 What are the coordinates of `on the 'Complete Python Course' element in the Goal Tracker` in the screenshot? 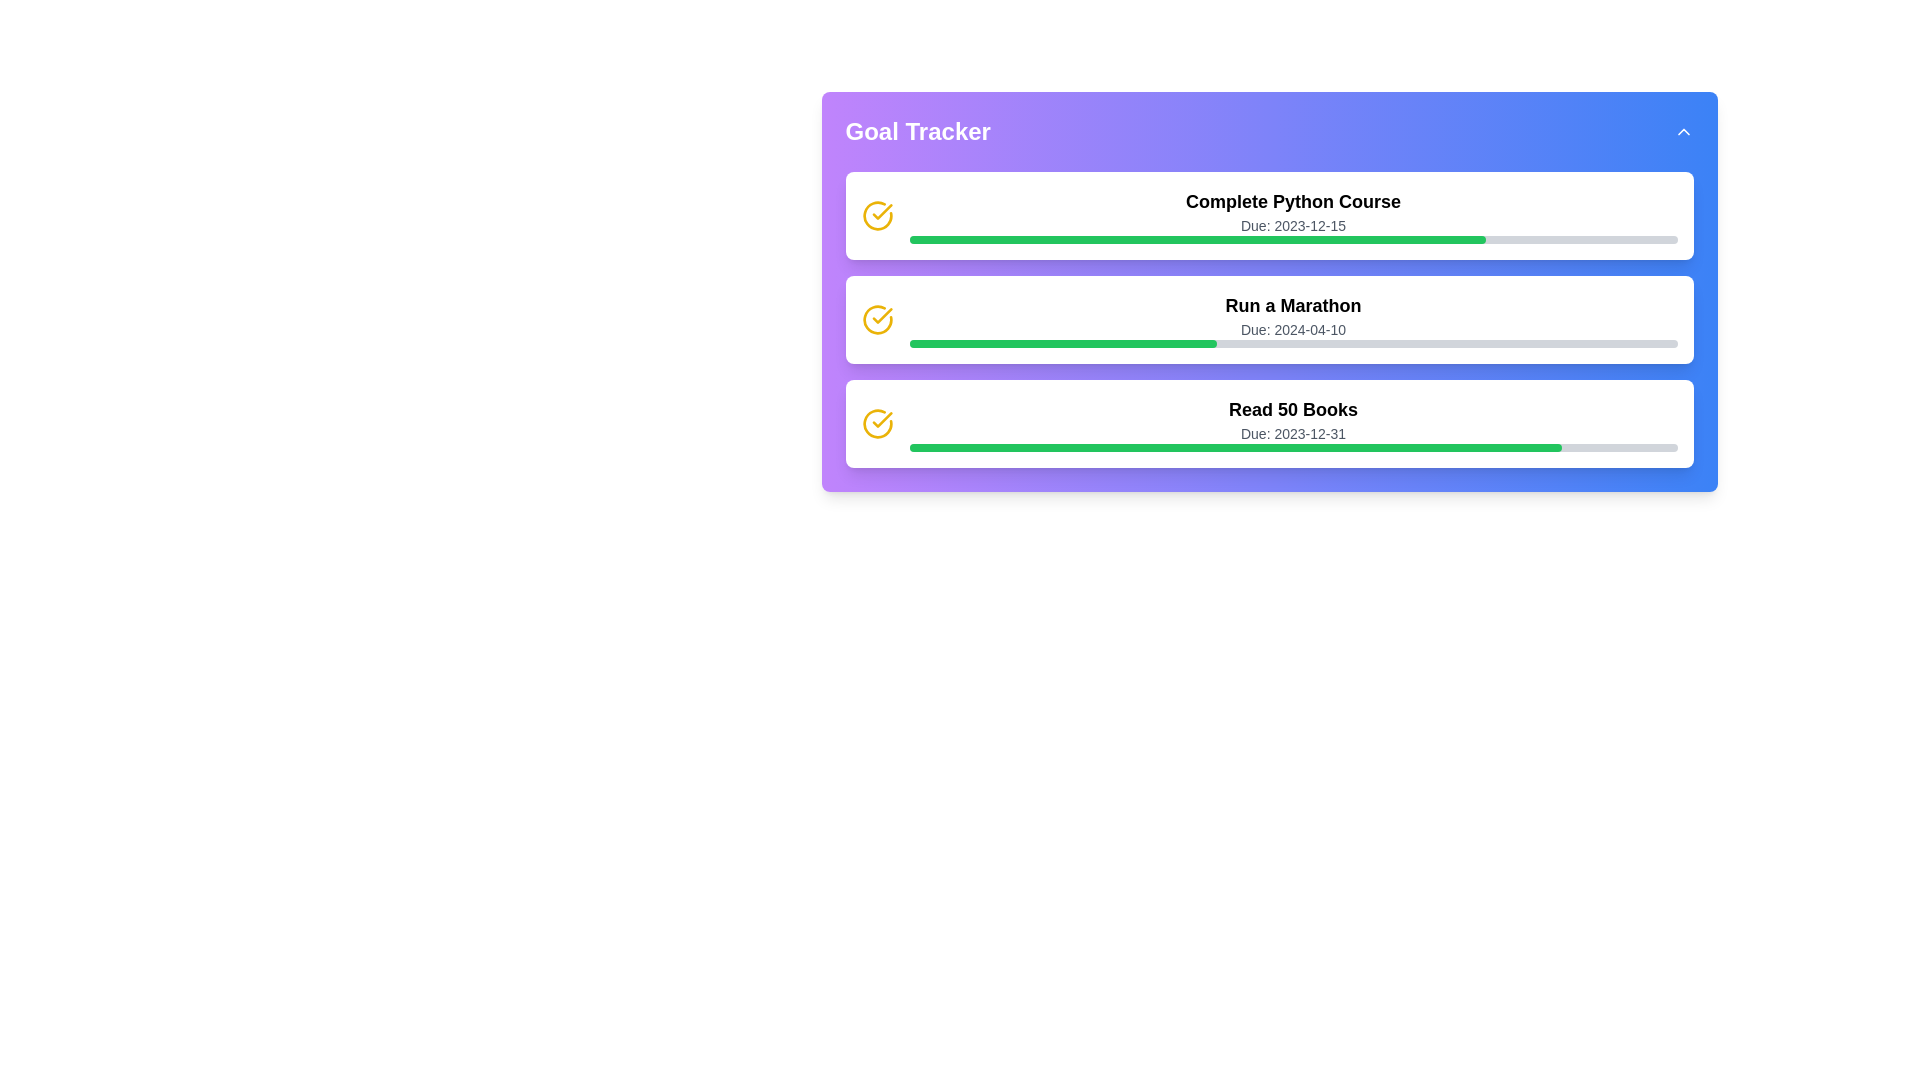 It's located at (1293, 216).